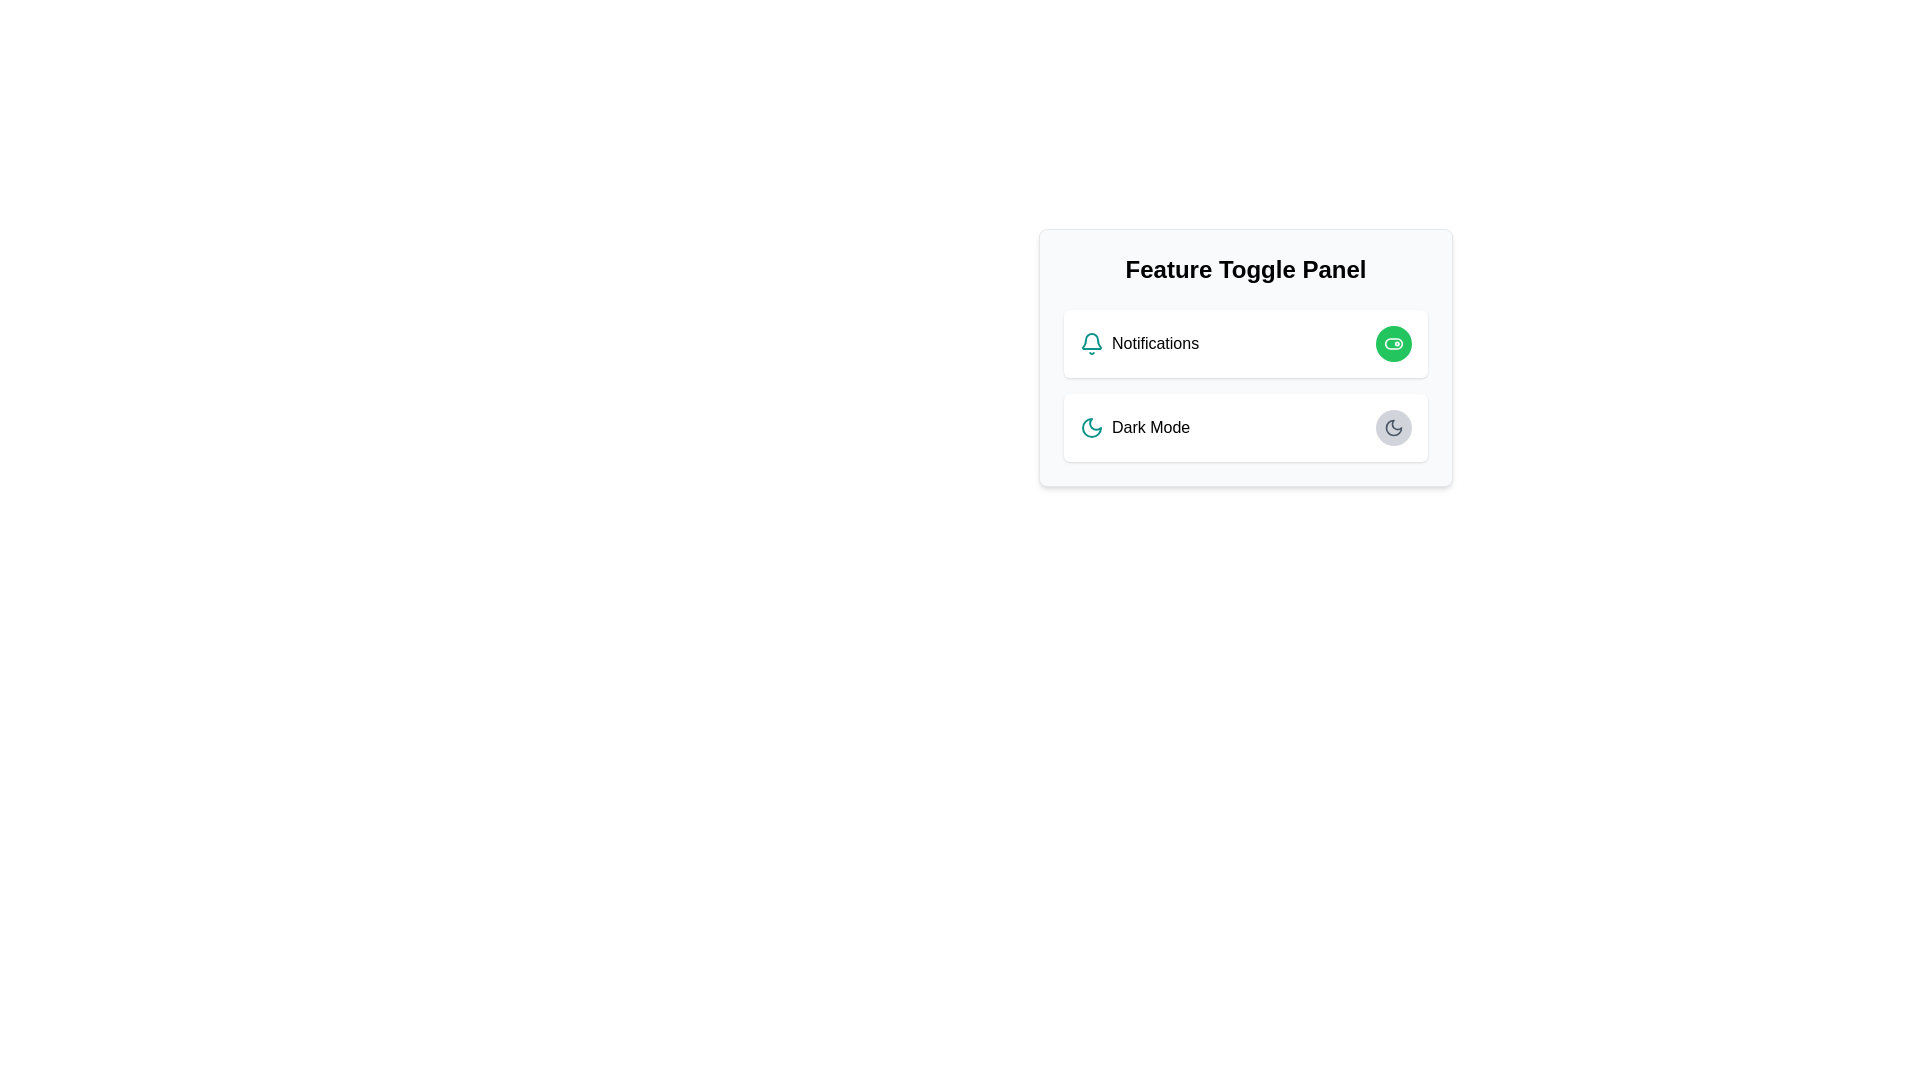 This screenshot has height=1080, width=1920. I want to click on the crescent moon icon in the 'Dark Mode' toggle option, located within the 'Feature Toggle Panel' on the right side of the toggle, so click(1090, 427).